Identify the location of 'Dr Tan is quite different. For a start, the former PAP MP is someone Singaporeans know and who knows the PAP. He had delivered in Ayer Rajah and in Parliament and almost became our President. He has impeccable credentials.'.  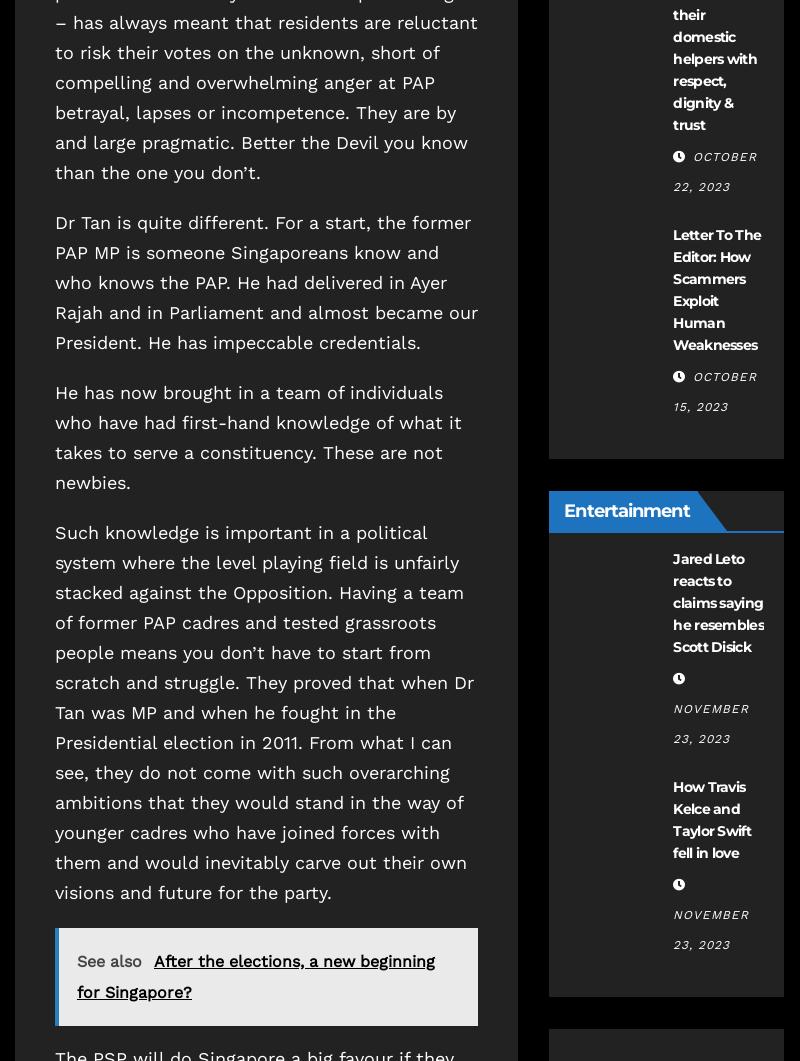
(54, 280).